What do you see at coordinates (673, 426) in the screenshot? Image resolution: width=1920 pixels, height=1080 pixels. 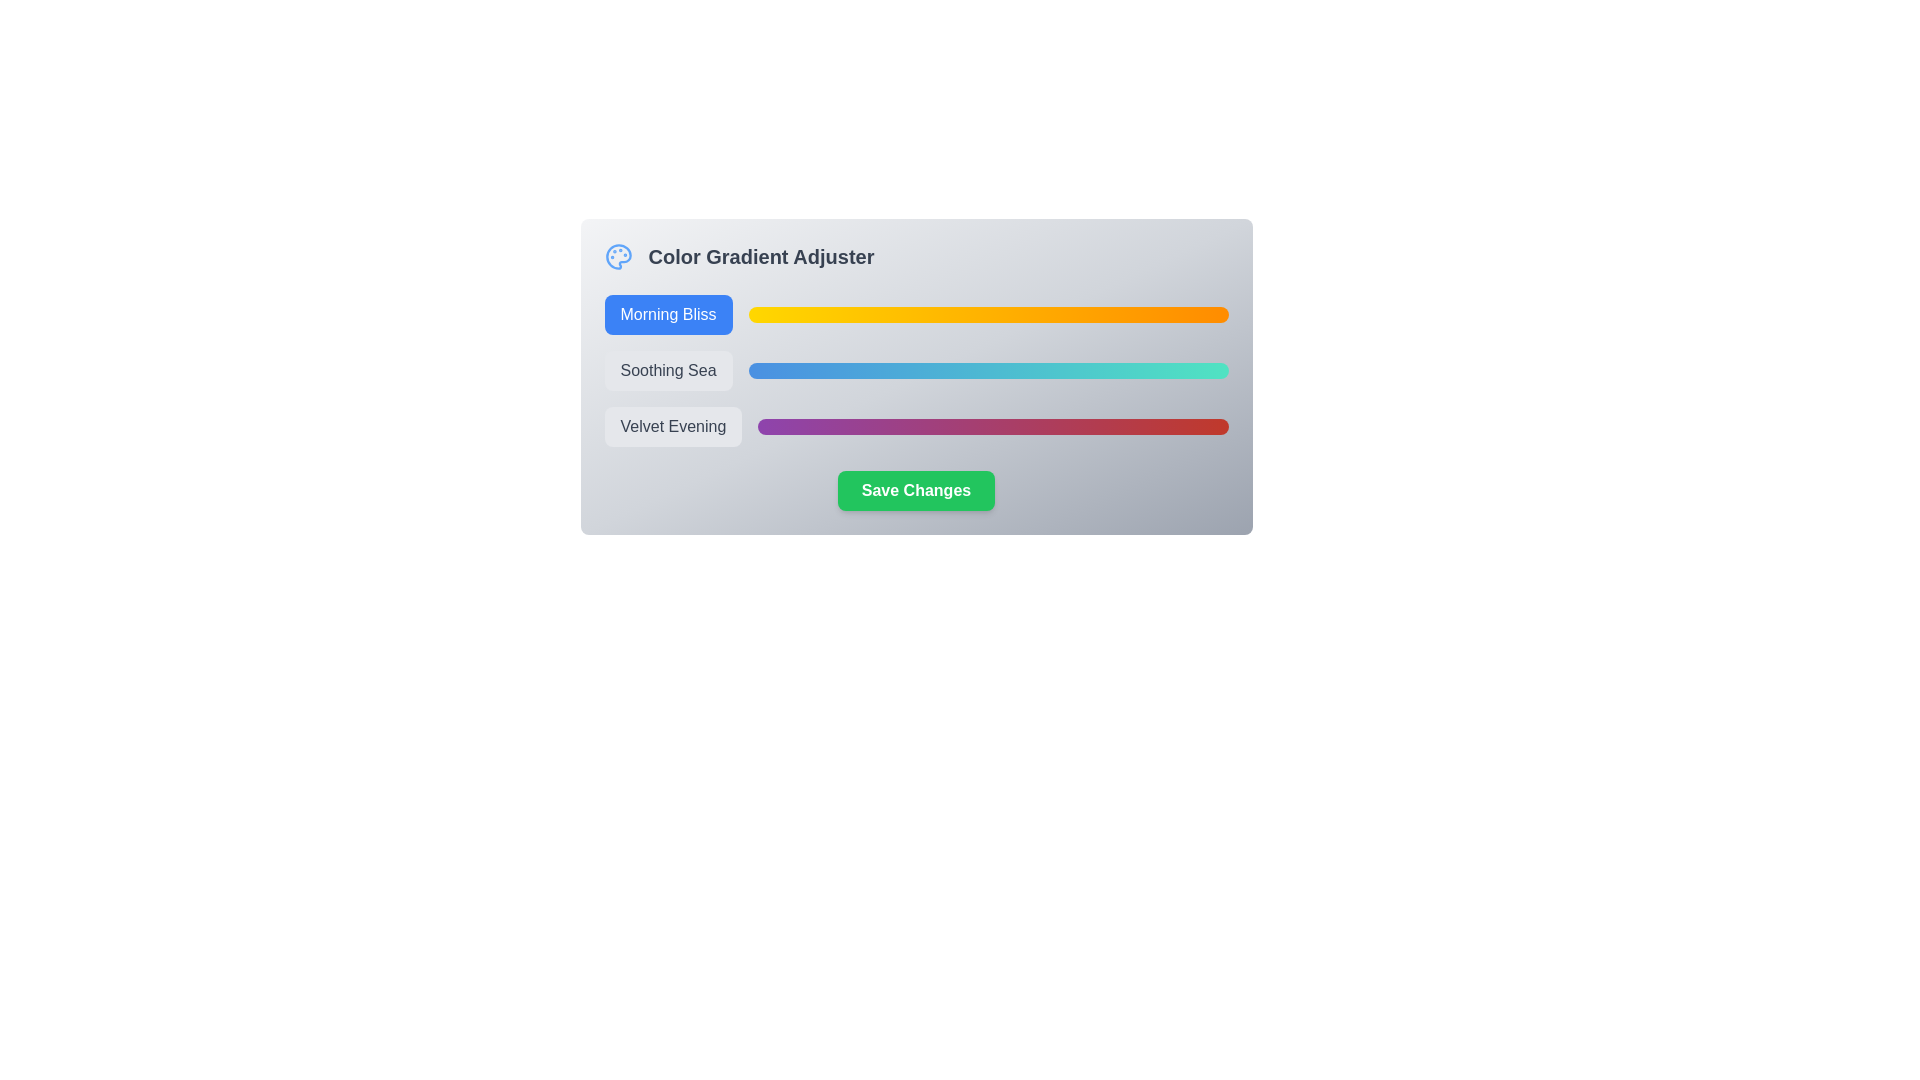 I see `the button corresponding to the gradient Velvet Evening` at bounding box center [673, 426].